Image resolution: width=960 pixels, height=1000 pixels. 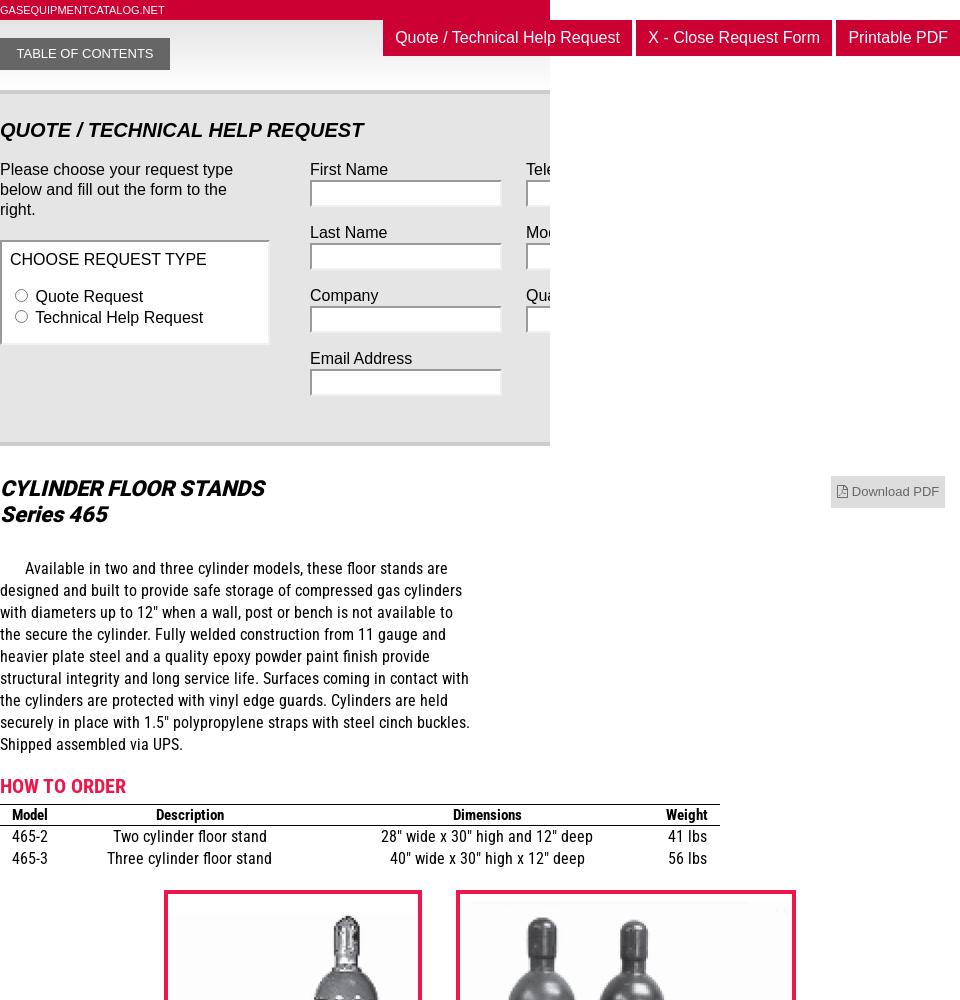 What do you see at coordinates (10, 835) in the screenshot?
I see `'465-2'` at bounding box center [10, 835].